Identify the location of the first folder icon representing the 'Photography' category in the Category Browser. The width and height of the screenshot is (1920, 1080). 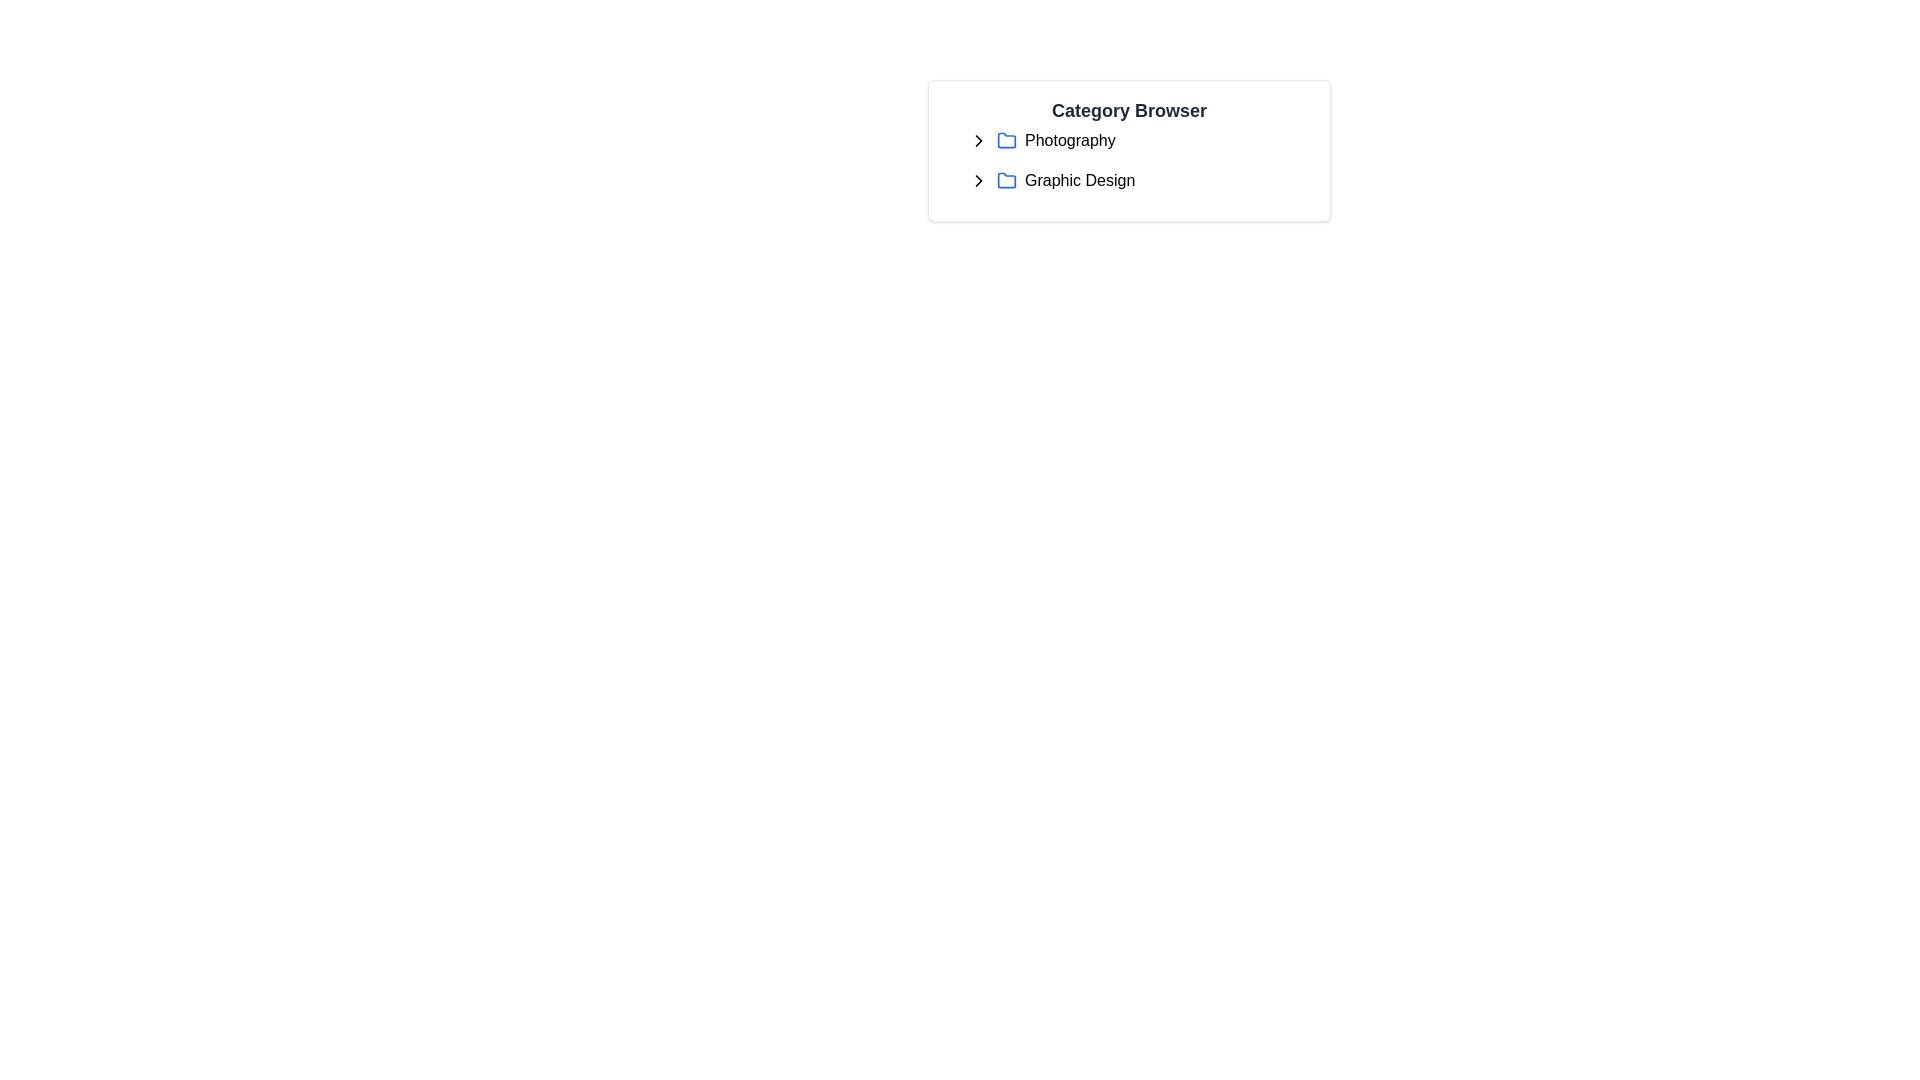
(1007, 138).